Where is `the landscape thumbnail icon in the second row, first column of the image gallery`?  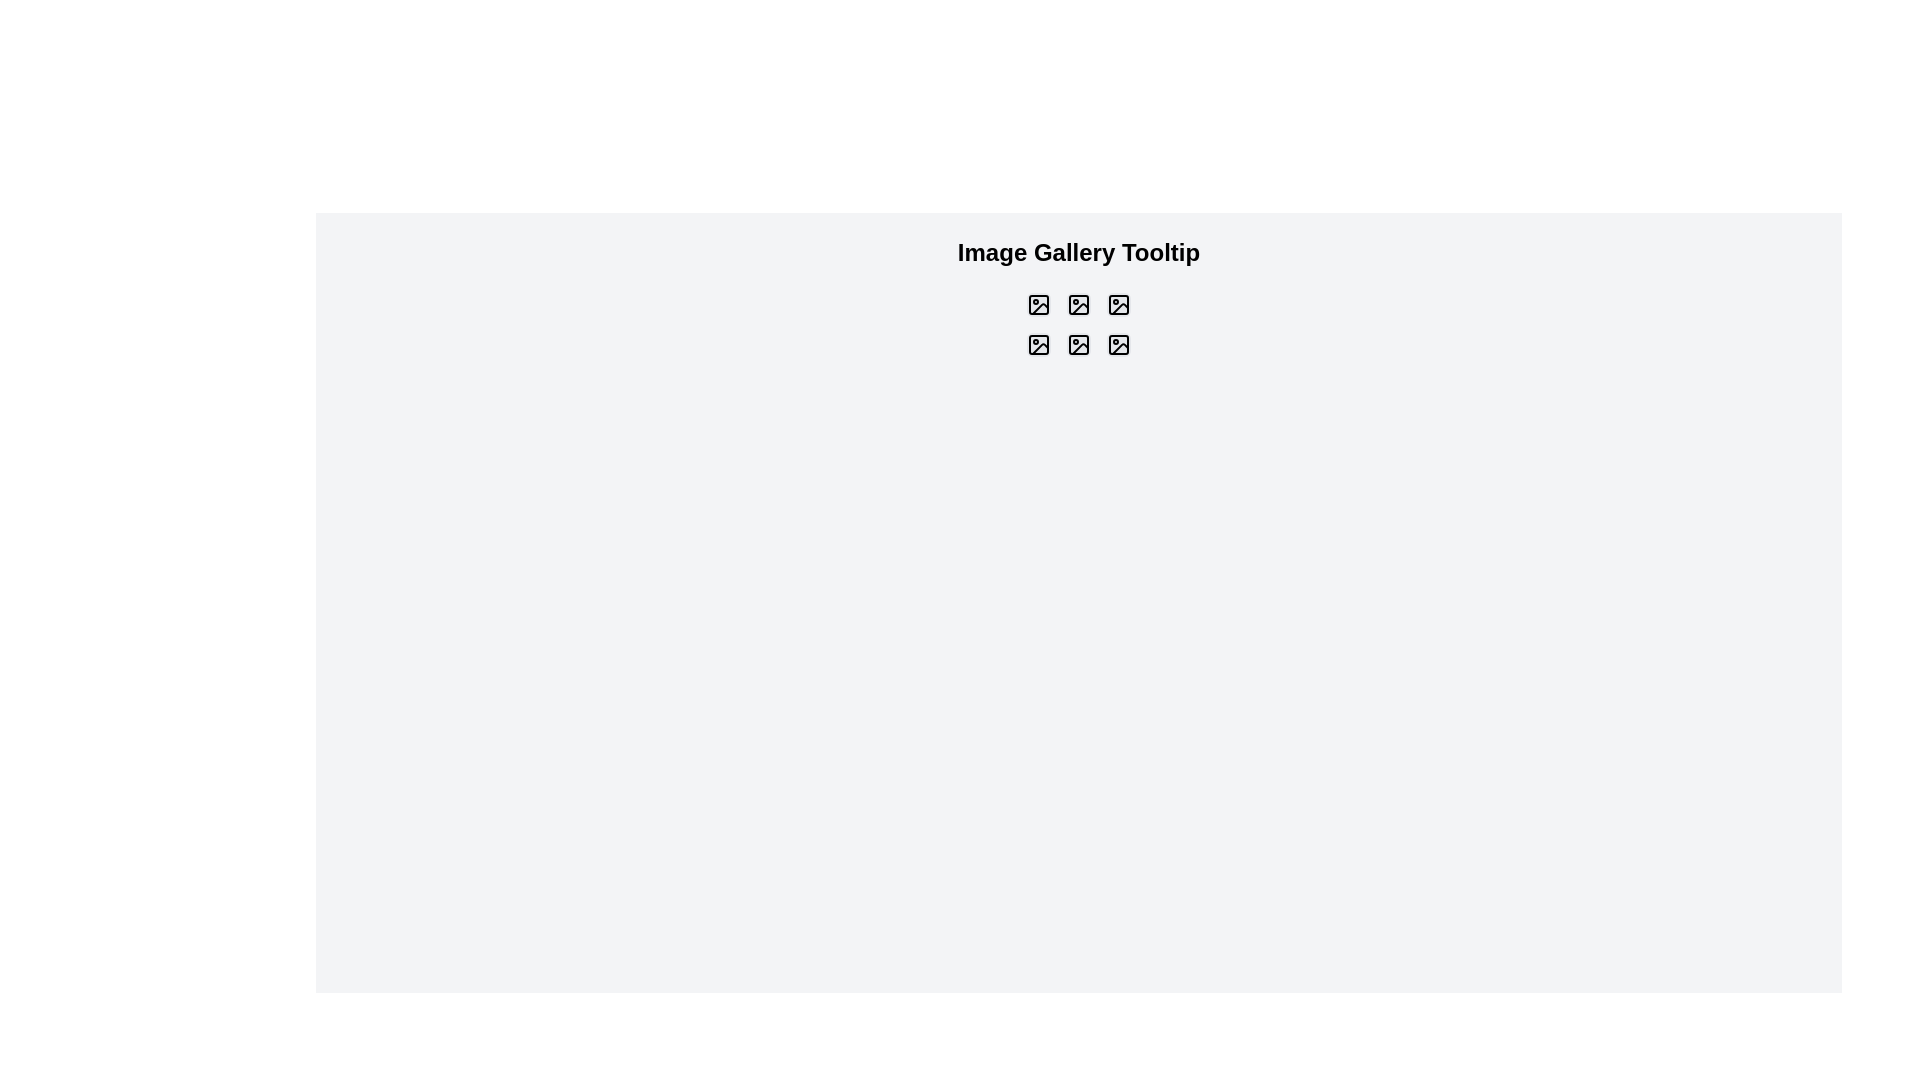 the landscape thumbnail icon in the second row, first column of the image gallery is located at coordinates (1038, 343).